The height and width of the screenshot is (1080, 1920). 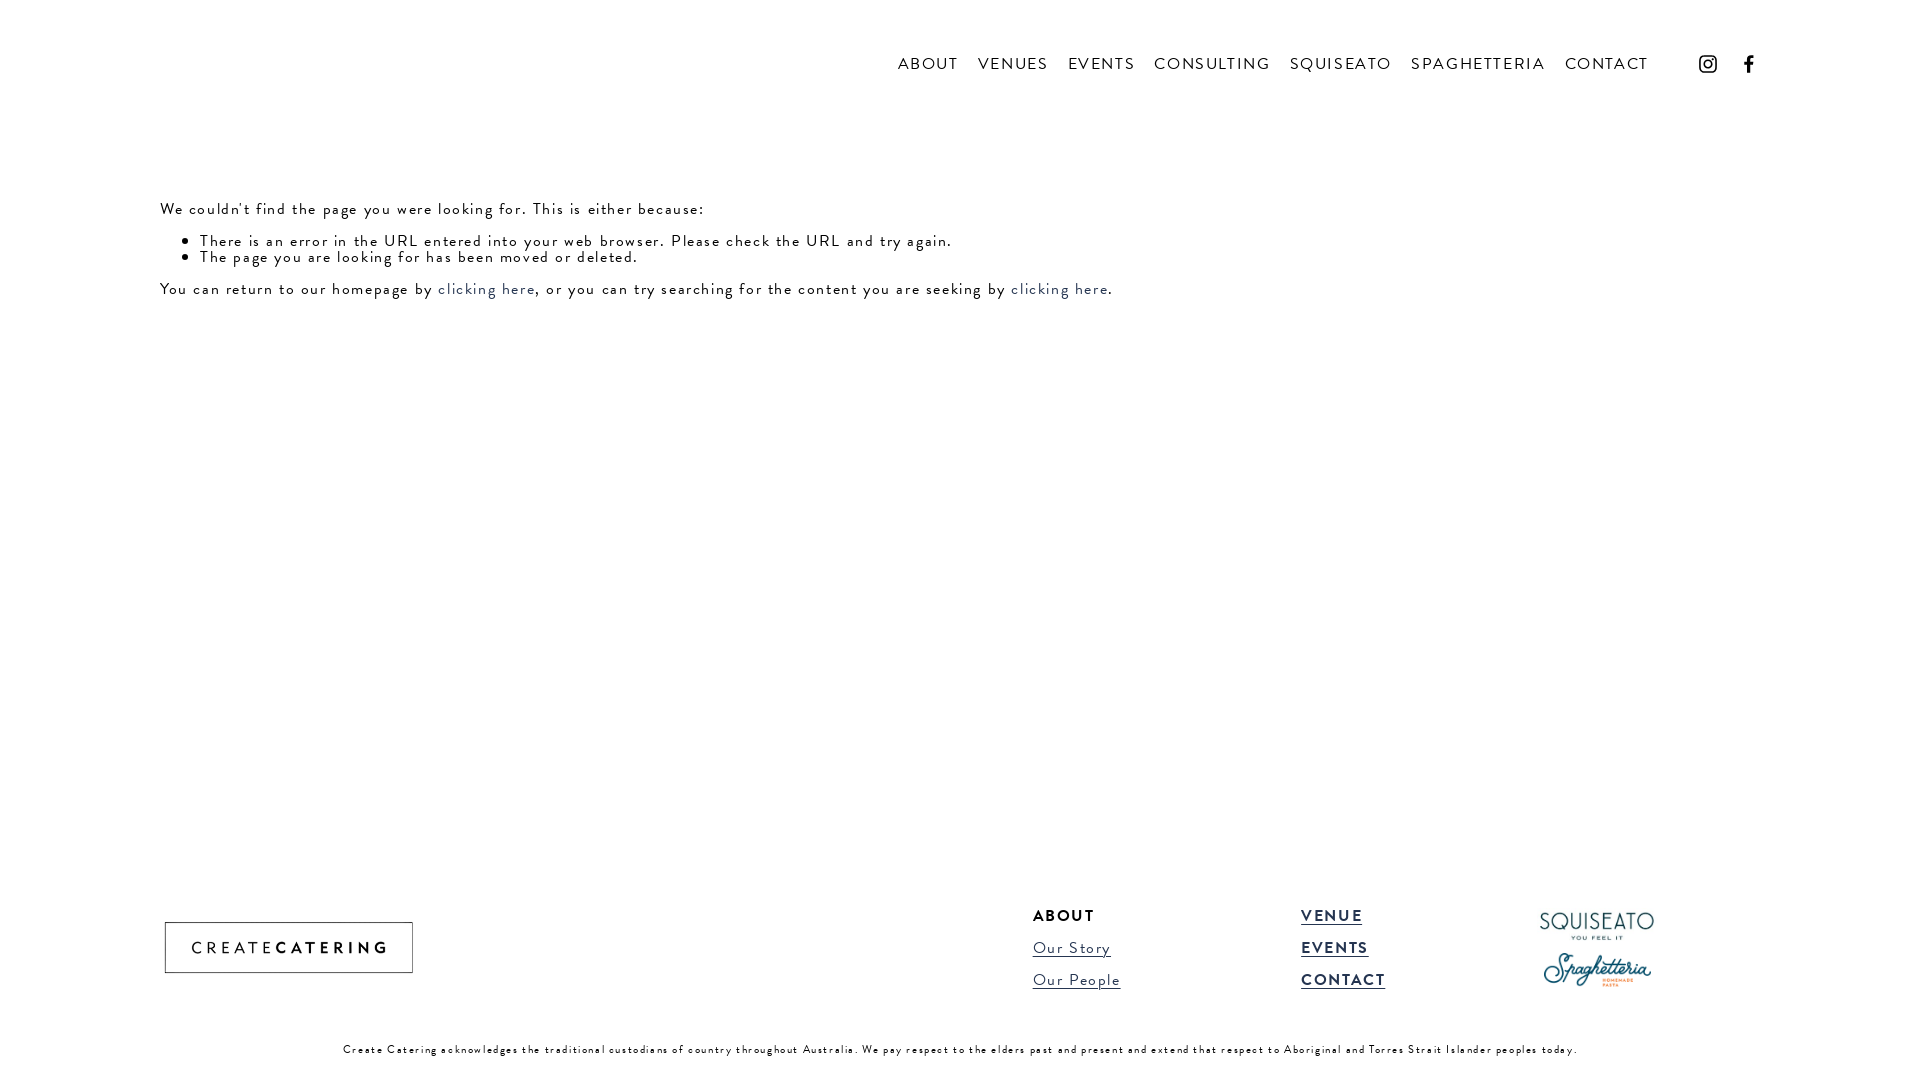 What do you see at coordinates (1070, 947) in the screenshot?
I see `'Our Story'` at bounding box center [1070, 947].